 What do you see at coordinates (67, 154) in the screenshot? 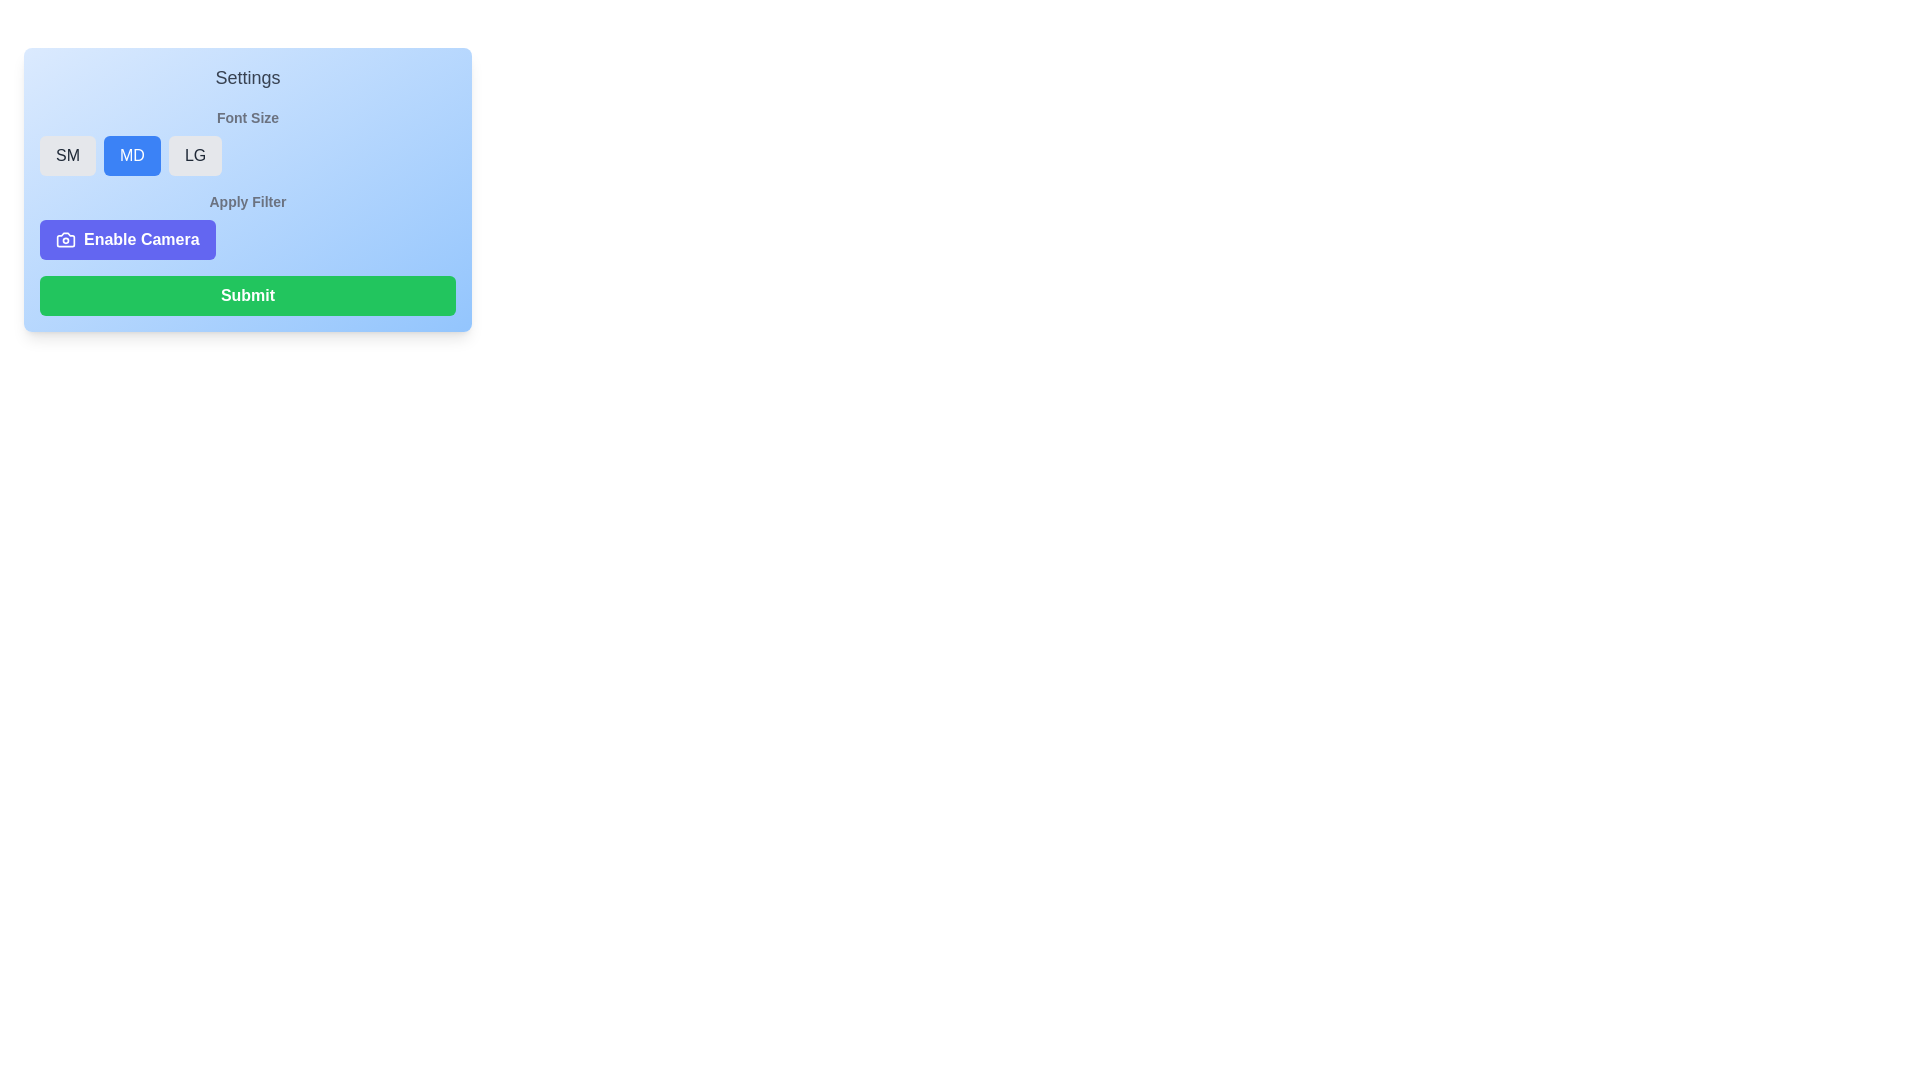
I see `the 'SM' button, which is a light gray rectangular button with rounded corners and dark gray text` at bounding box center [67, 154].